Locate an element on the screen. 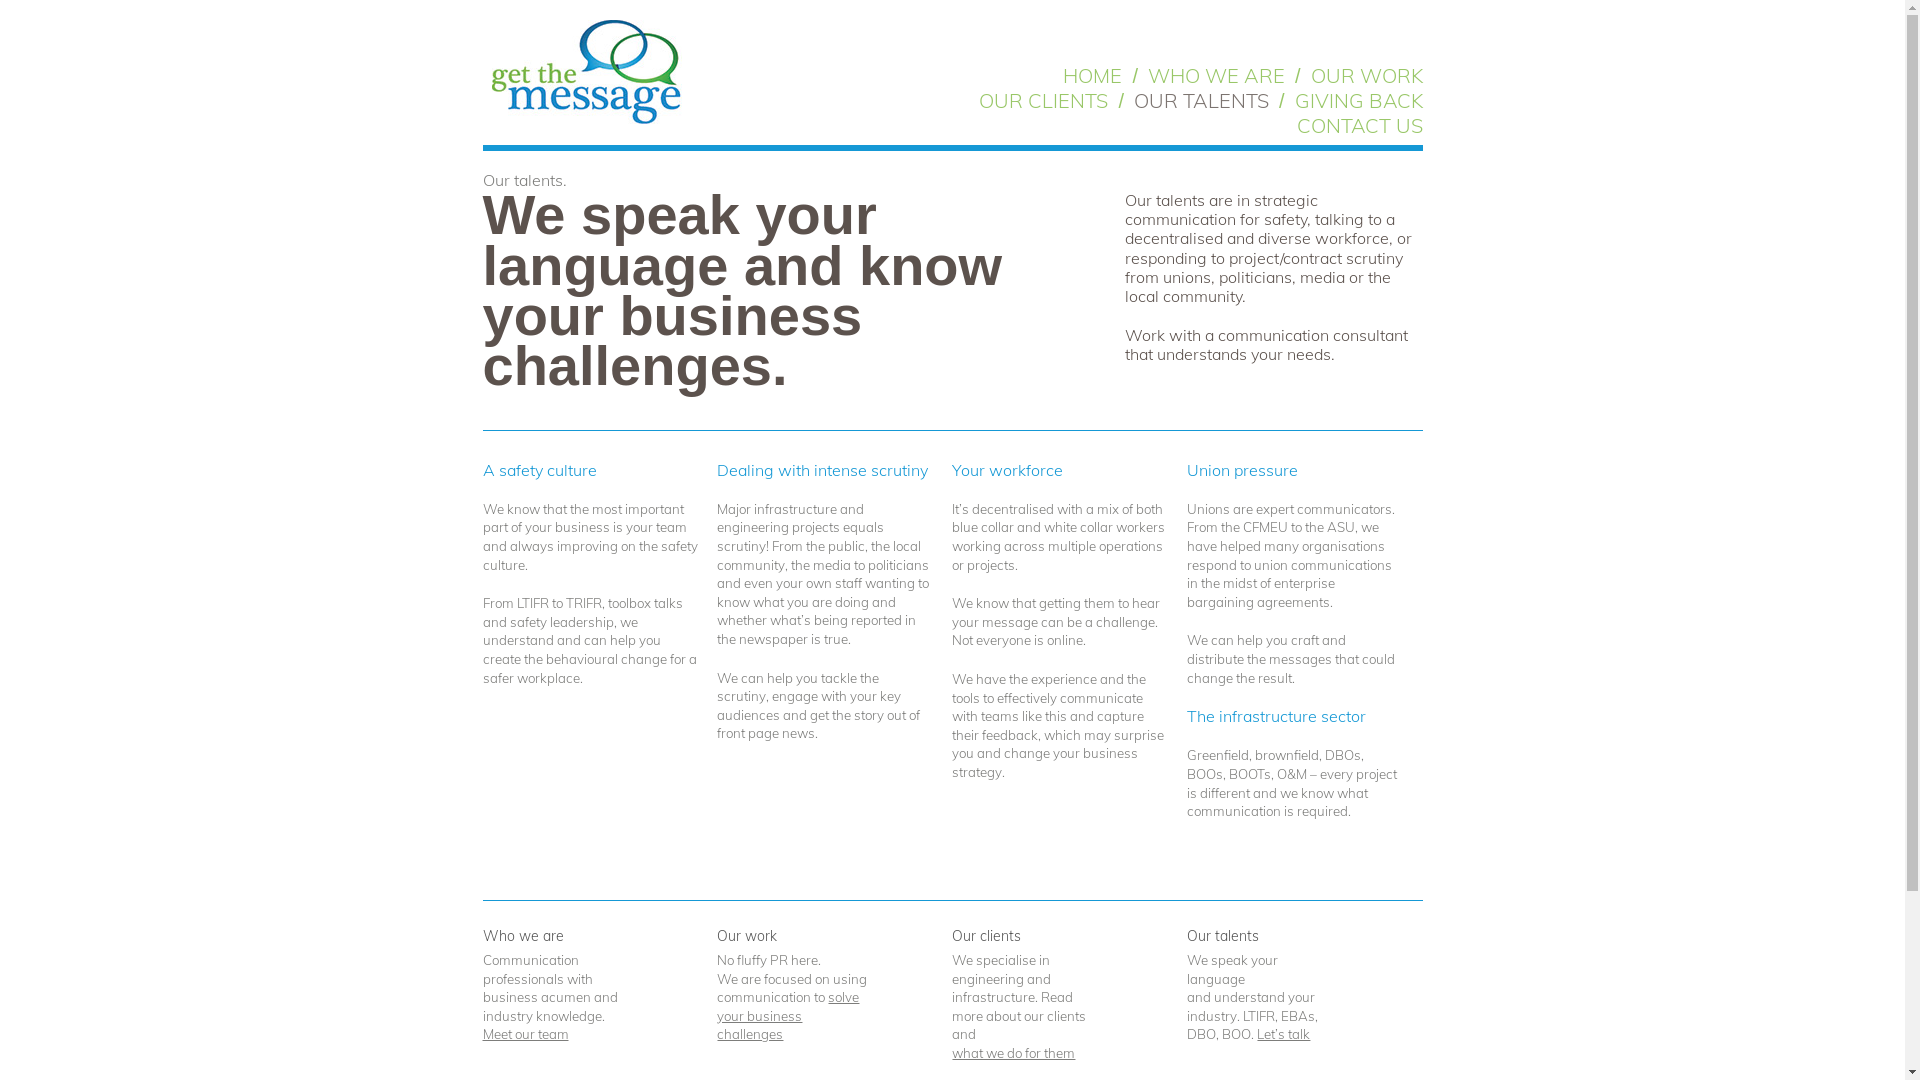 The height and width of the screenshot is (1080, 1920). 'GIVING BACK' is located at coordinates (1358, 100).